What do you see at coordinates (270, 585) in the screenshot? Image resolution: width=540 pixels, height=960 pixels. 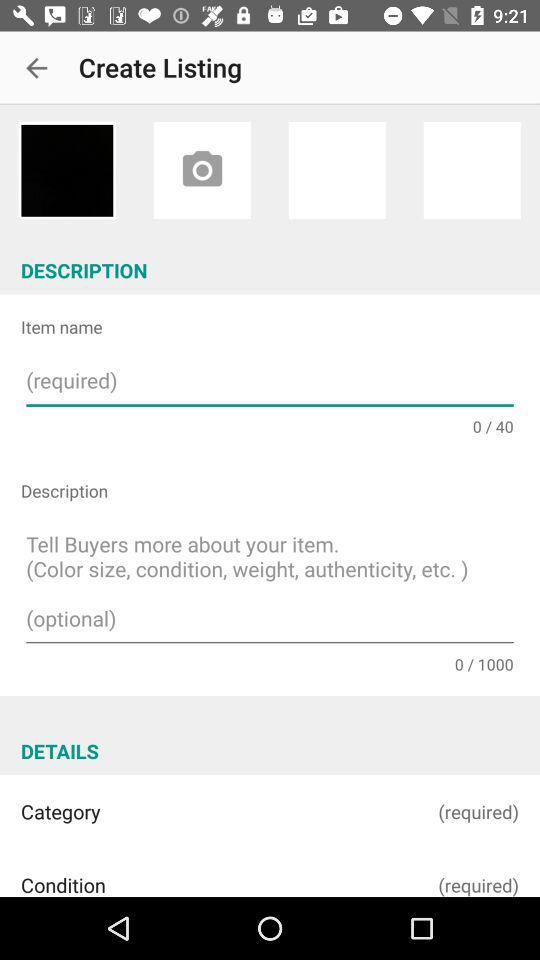 I see `the item below the description icon` at bounding box center [270, 585].